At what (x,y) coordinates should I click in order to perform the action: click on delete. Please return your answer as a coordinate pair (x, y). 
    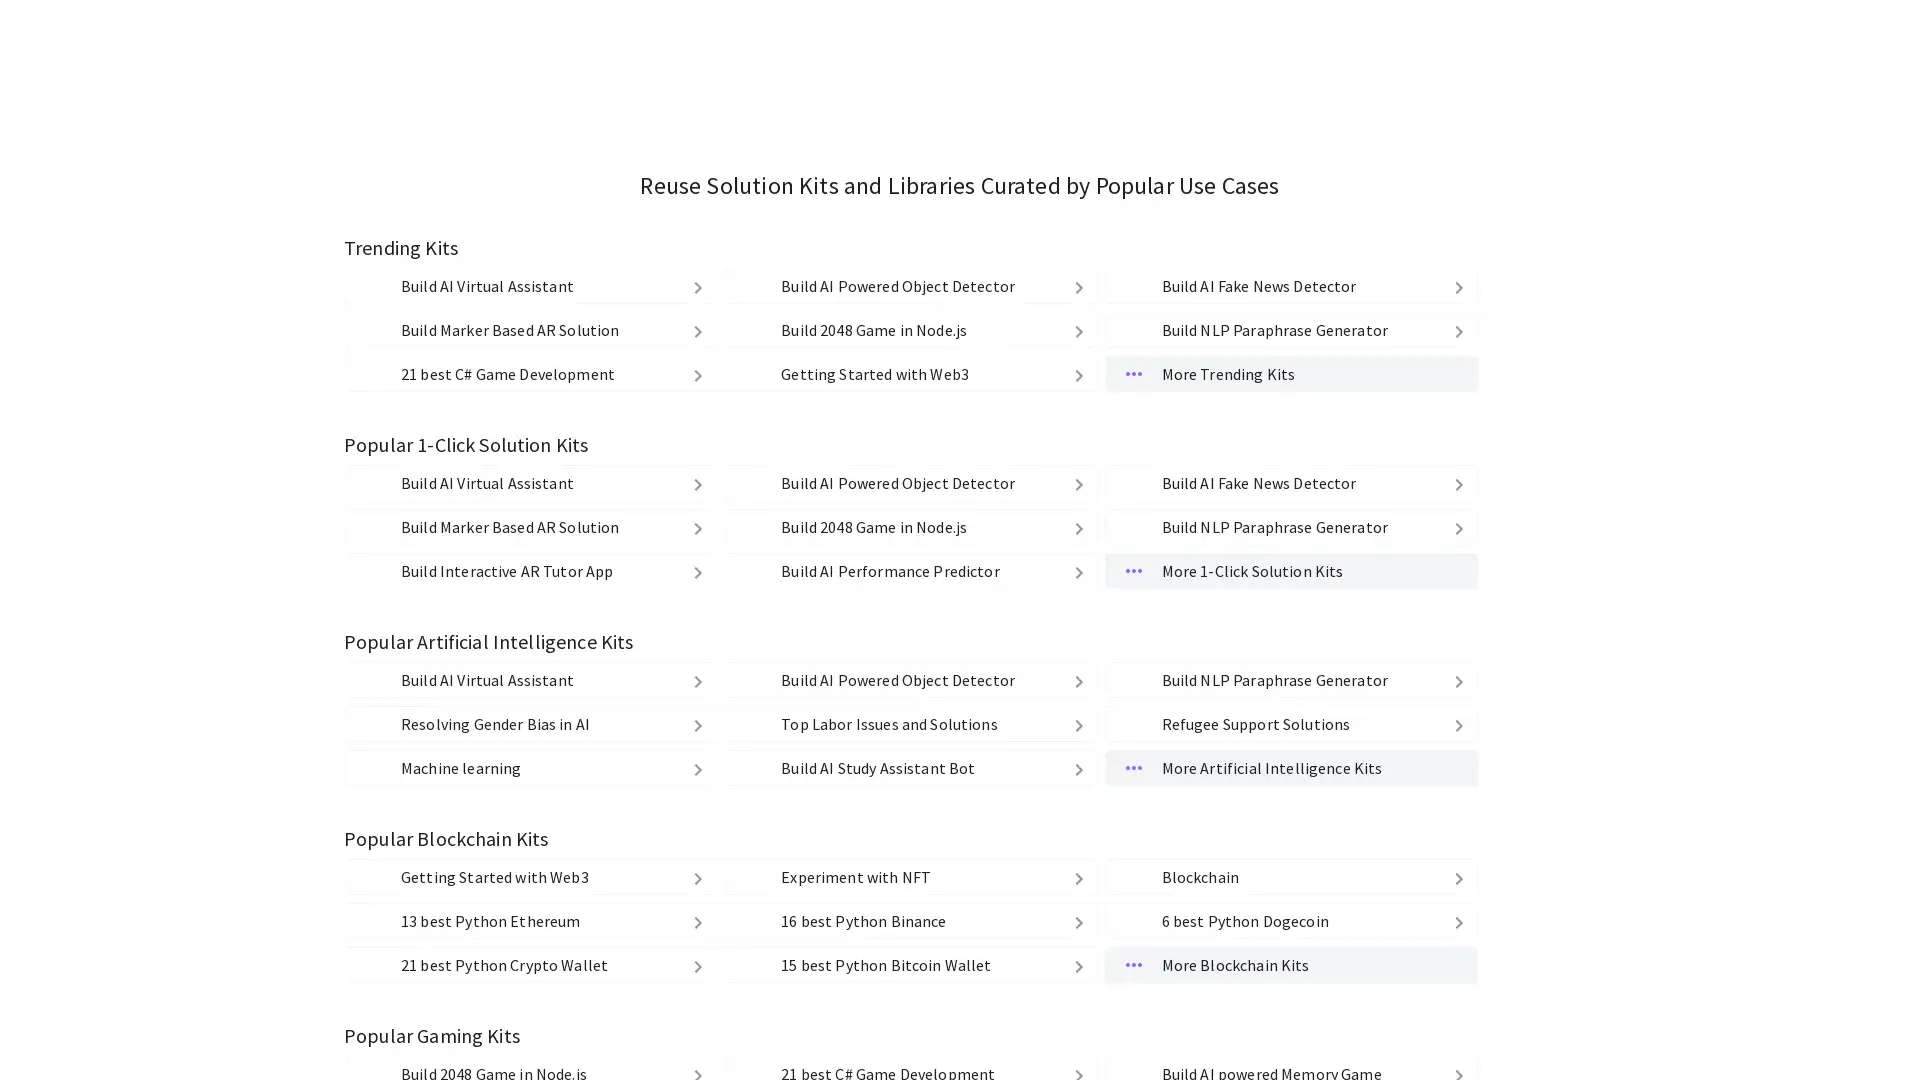
    Looking at the image, I should click on (1077, 833).